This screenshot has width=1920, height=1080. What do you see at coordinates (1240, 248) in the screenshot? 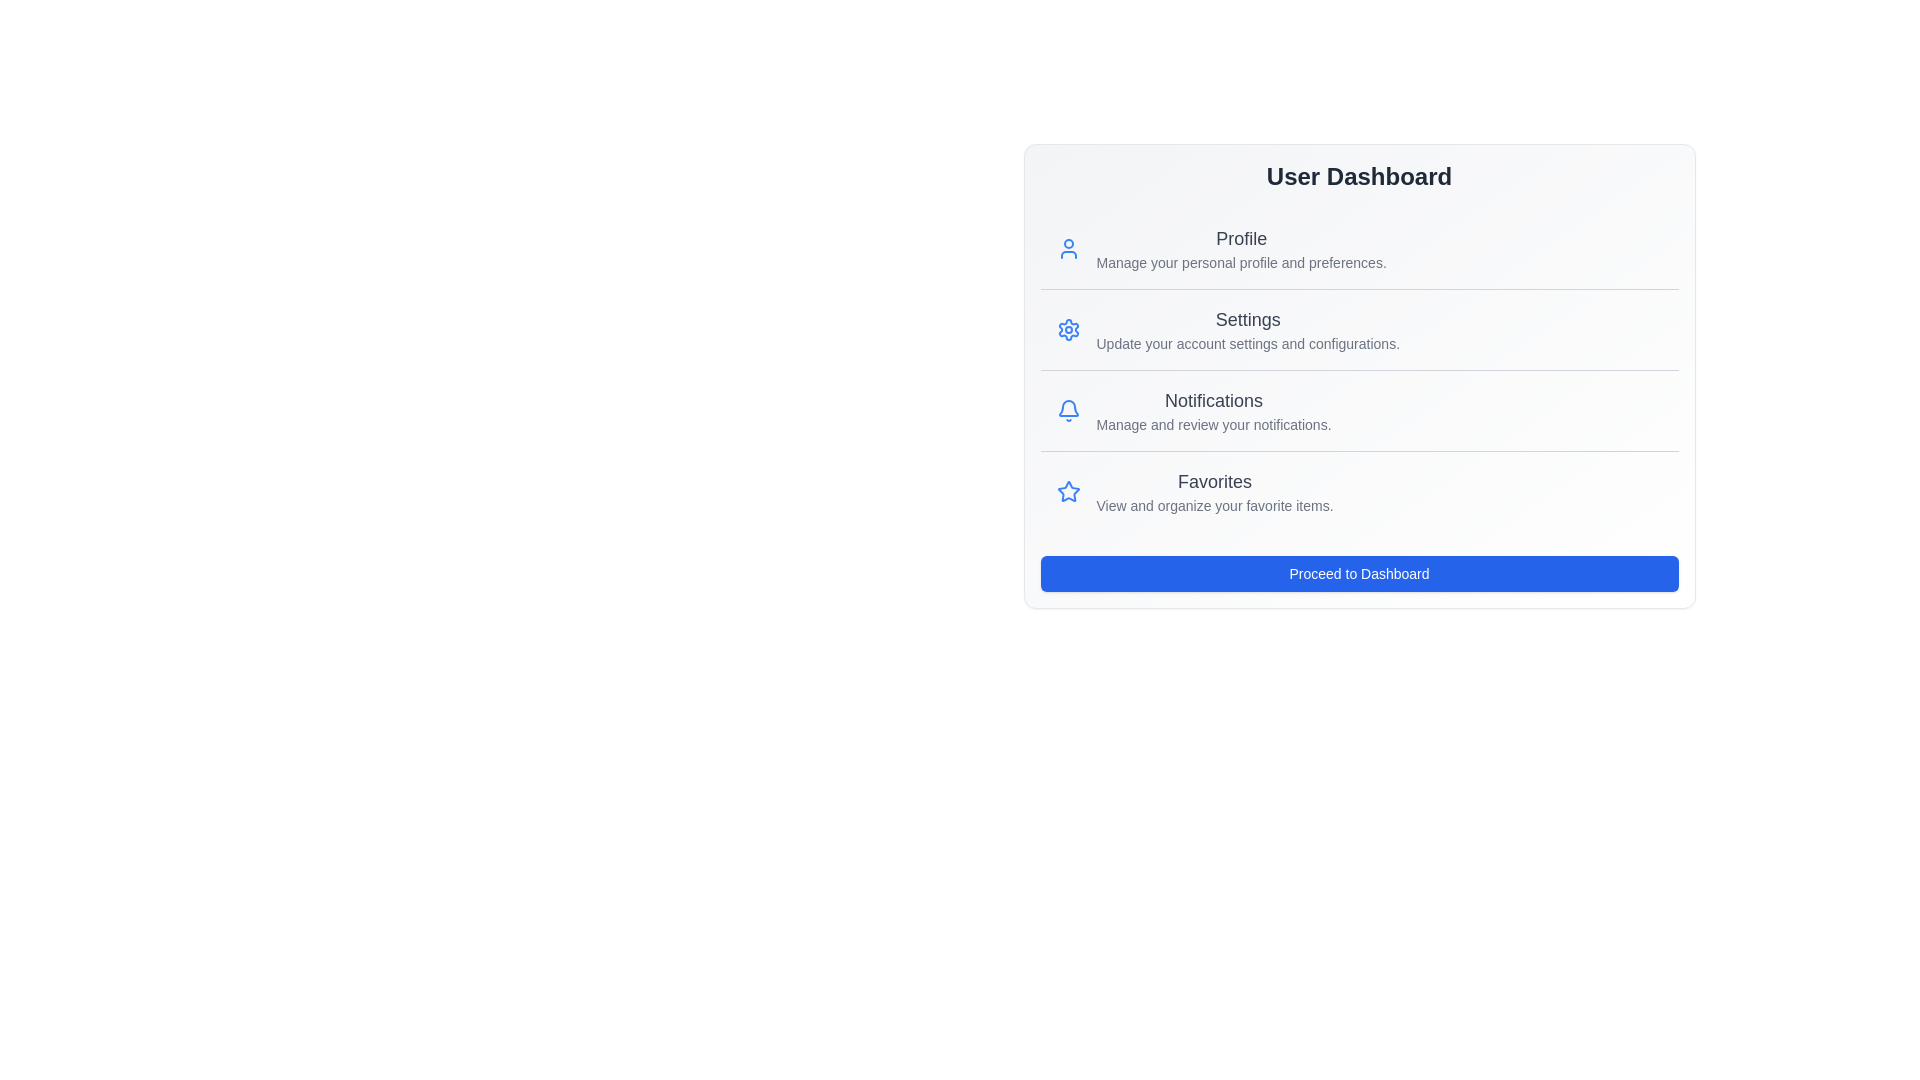
I see `the 'Profile' section label on the User Dashboard, which is the first item in a vertical list on the right-hand side, located under the 'User Dashboard' heading` at bounding box center [1240, 248].